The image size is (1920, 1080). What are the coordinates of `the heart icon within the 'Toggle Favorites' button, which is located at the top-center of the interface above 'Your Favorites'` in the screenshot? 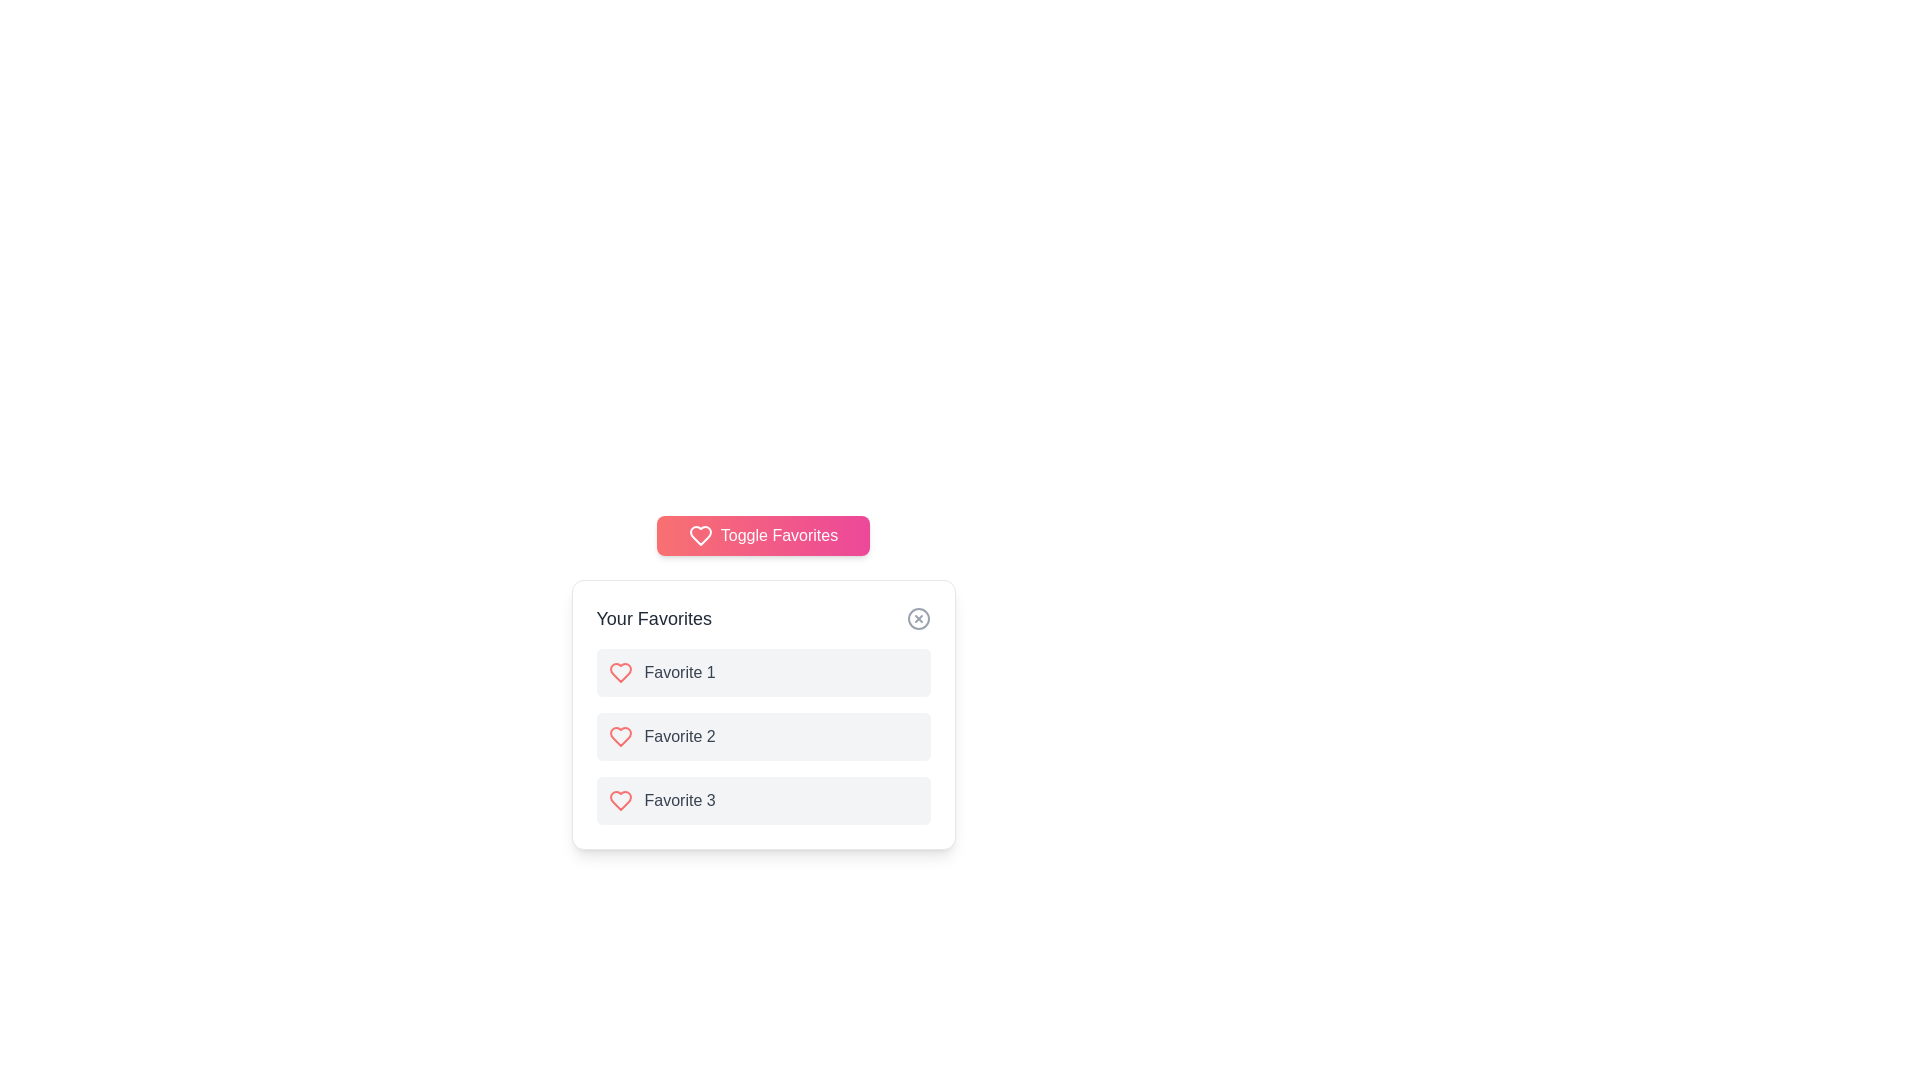 It's located at (700, 535).